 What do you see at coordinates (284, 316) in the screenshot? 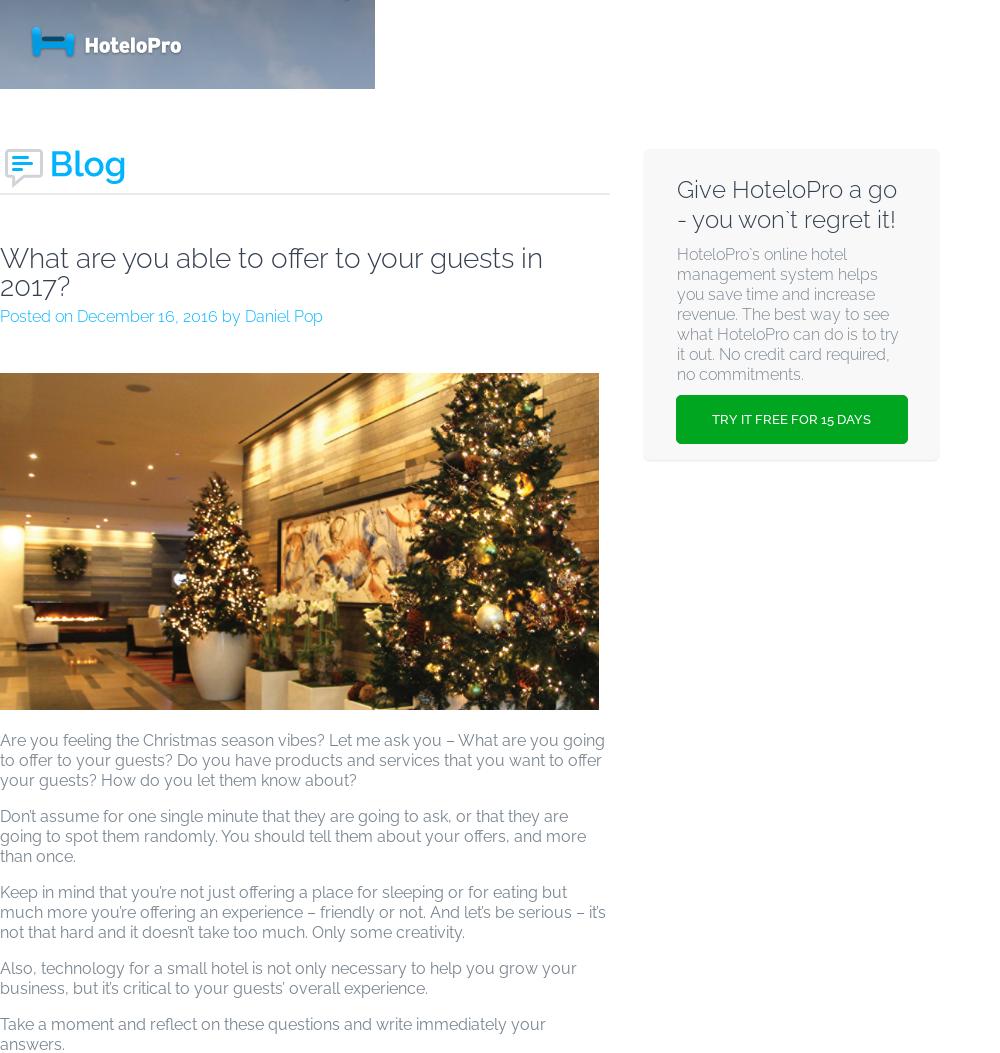
I see `'Daniel Pop'` at bounding box center [284, 316].